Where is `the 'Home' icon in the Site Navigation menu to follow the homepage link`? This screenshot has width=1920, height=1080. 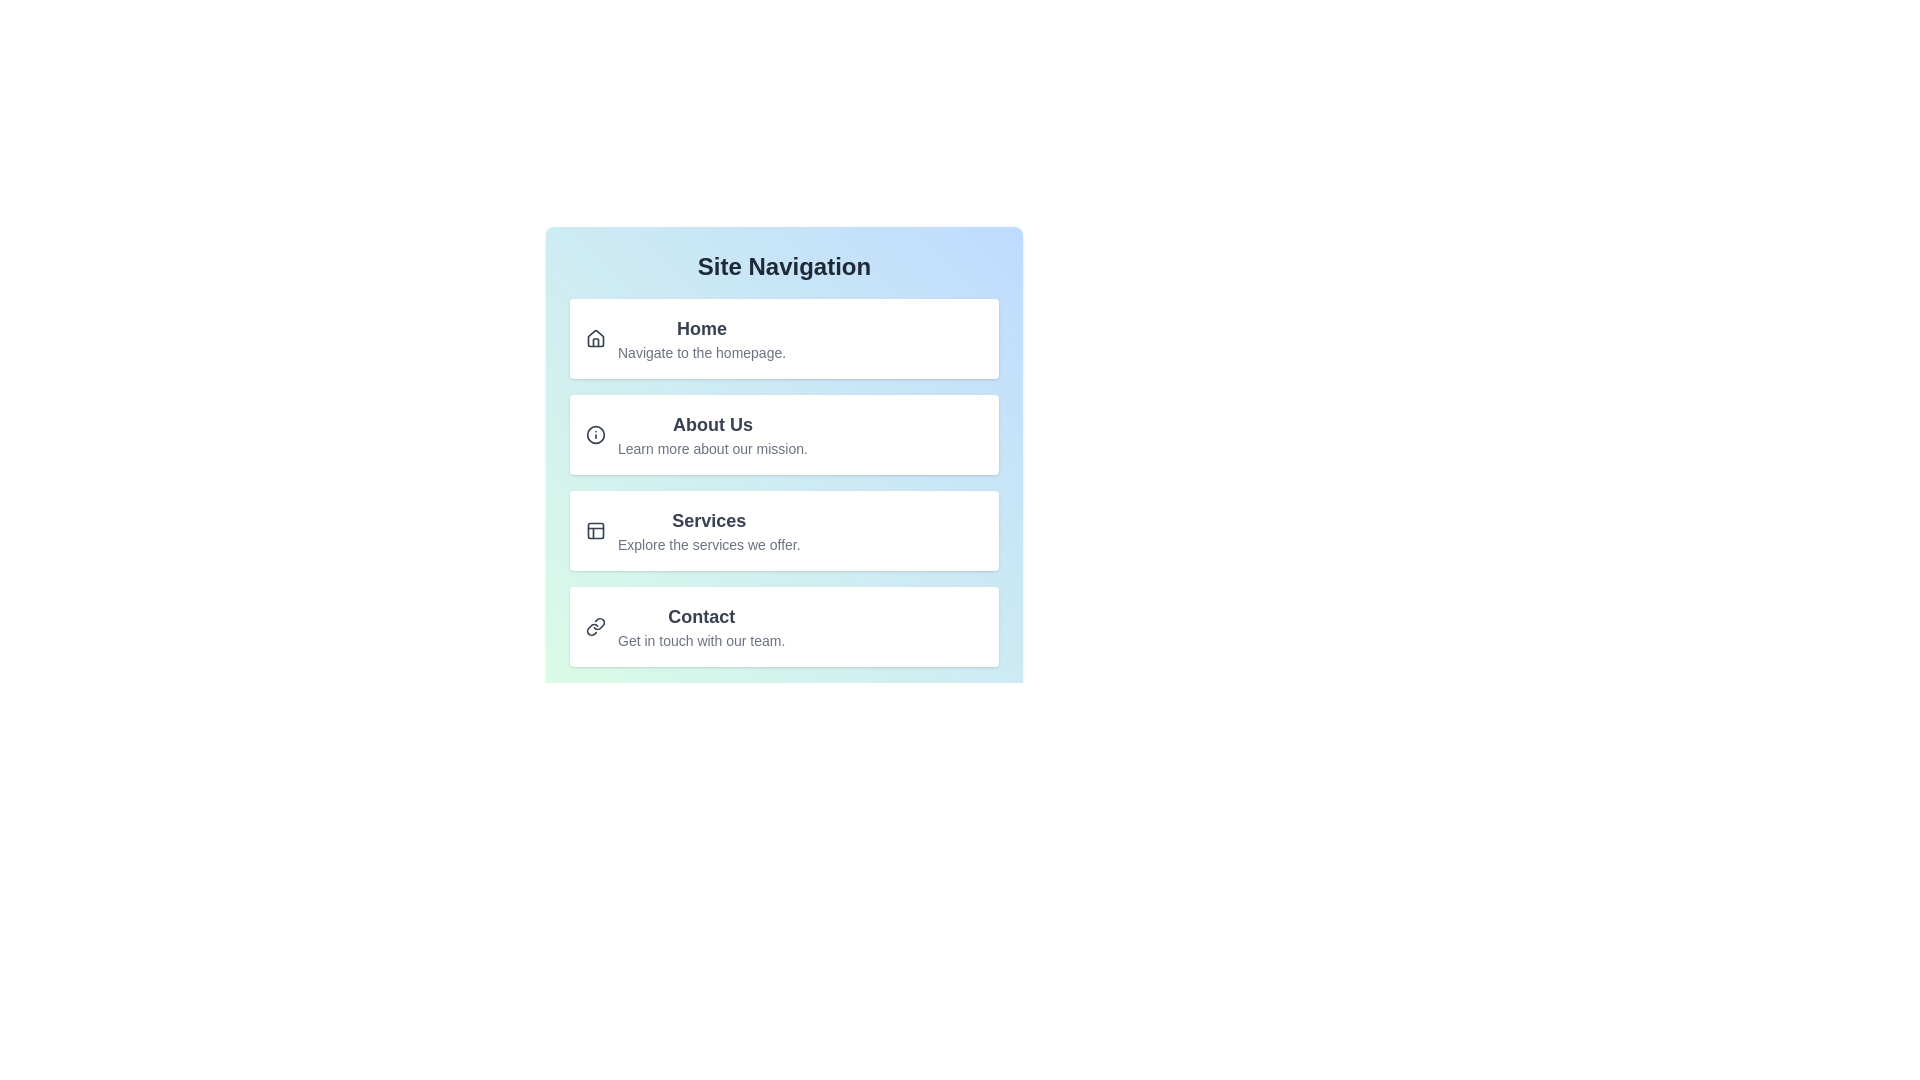 the 'Home' icon in the Site Navigation menu to follow the homepage link is located at coordinates (594, 338).